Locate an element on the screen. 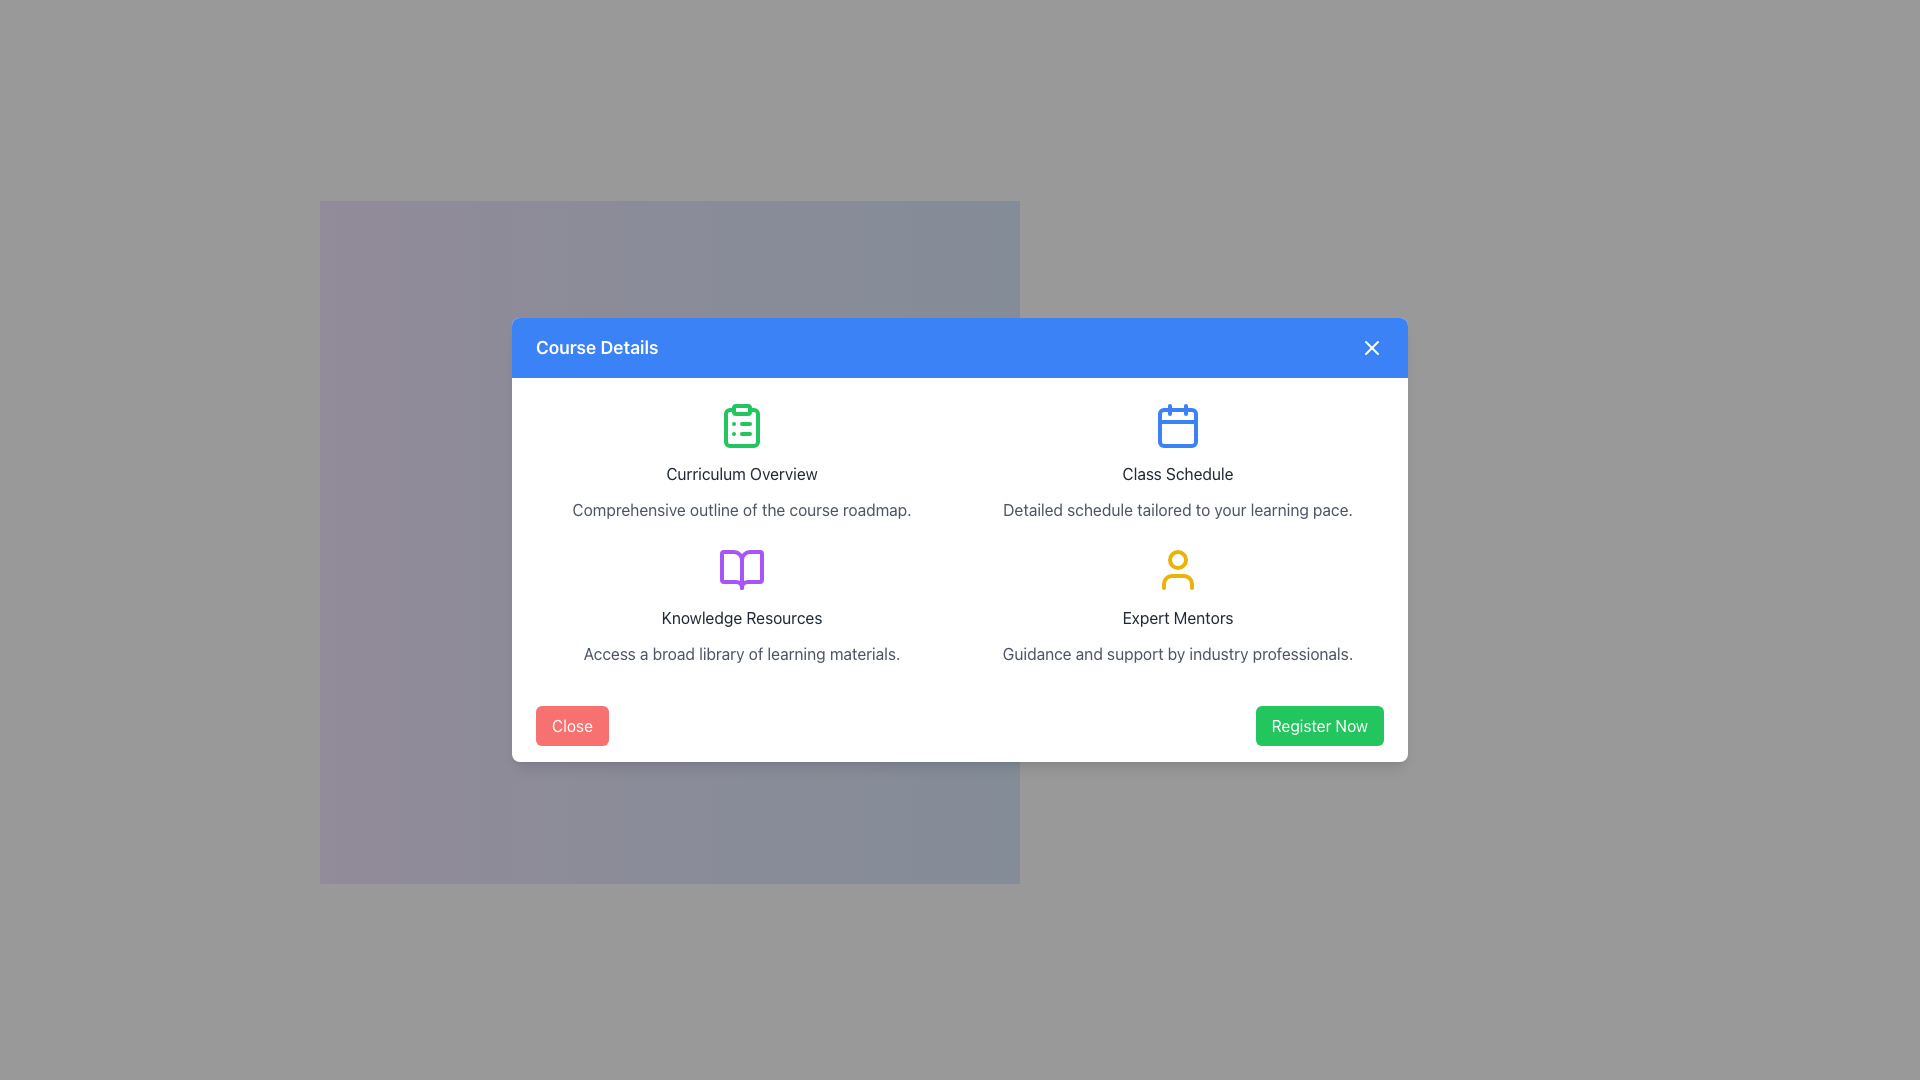  the blue and white calendar icon located in the upper-right section of the 'Course Details' modal, which features rounded corners and resembles a modern, minimalistic design is located at coordinates (1177, 424).